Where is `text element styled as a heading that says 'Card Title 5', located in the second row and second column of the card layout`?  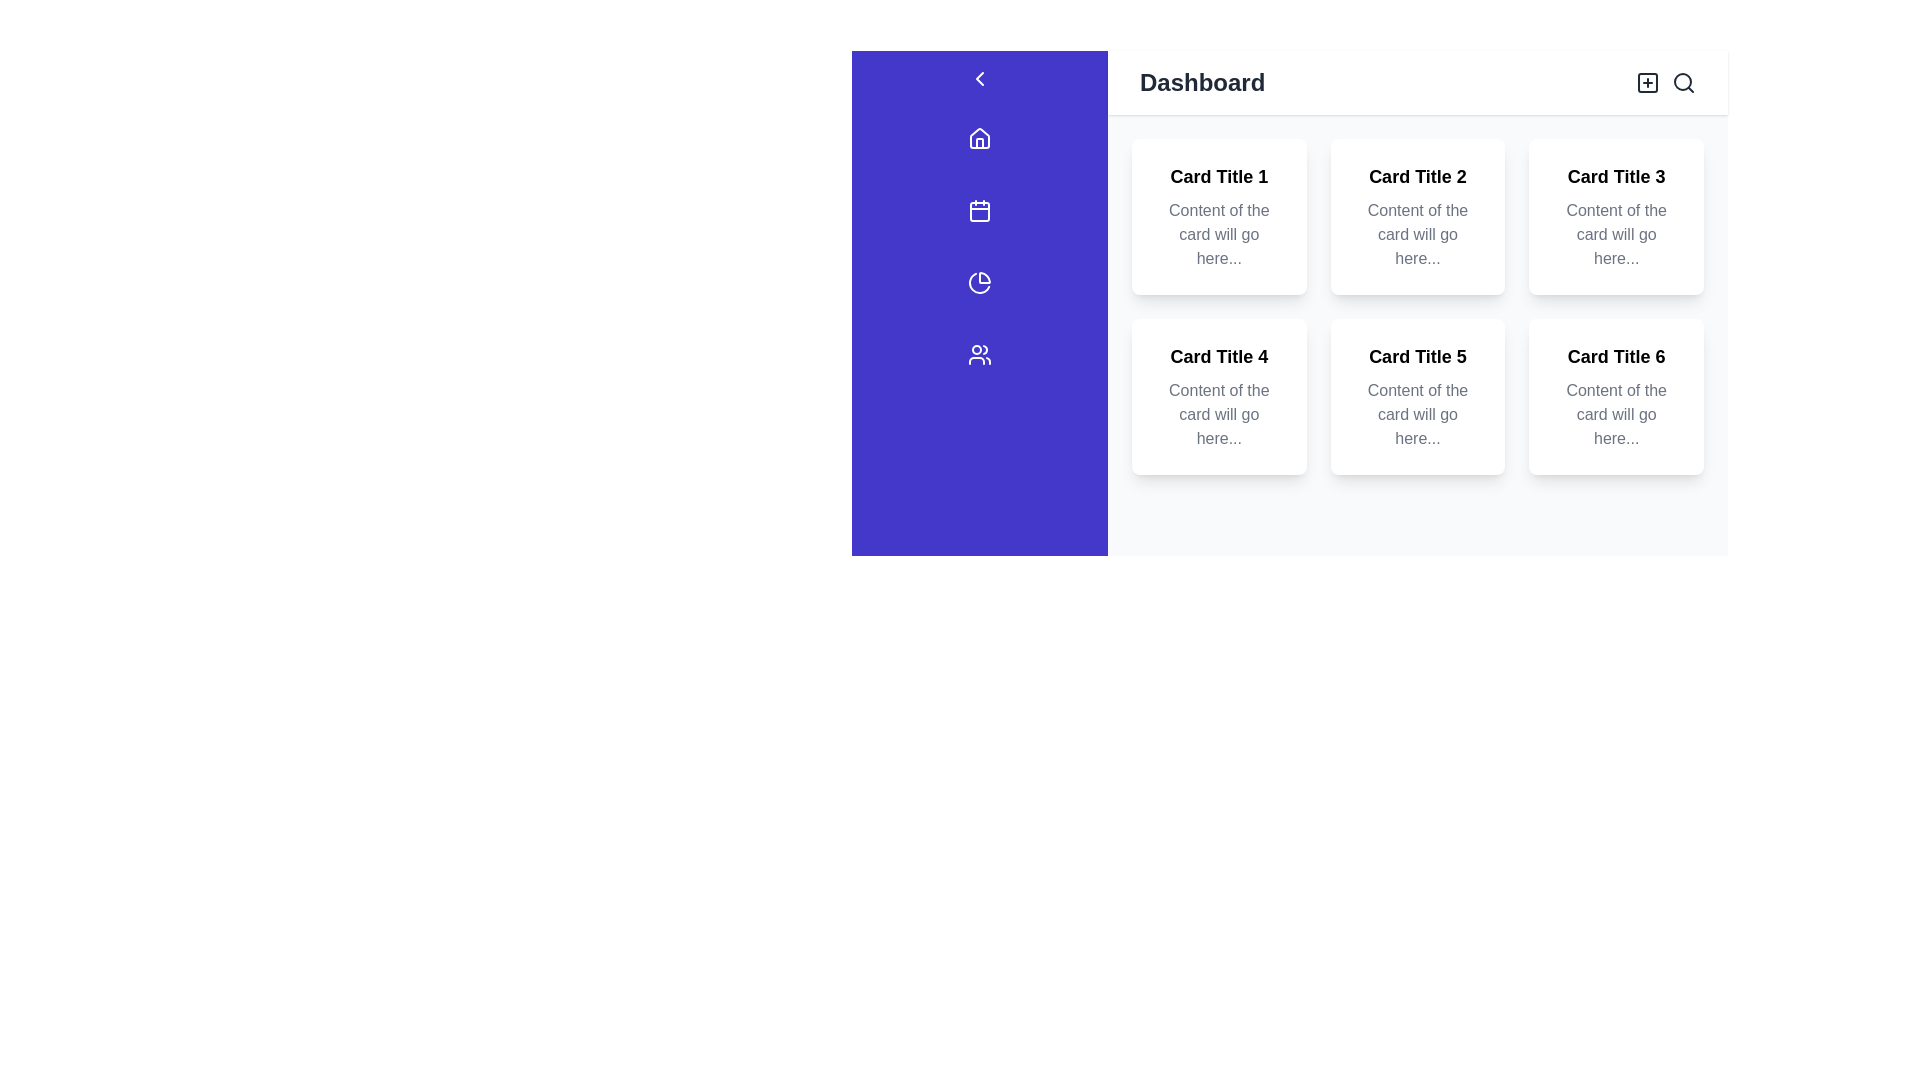 text element styled as a heading that says 'Card Title 5', located in the second row and second column of the card layout is located at coordinates (1416, 356).